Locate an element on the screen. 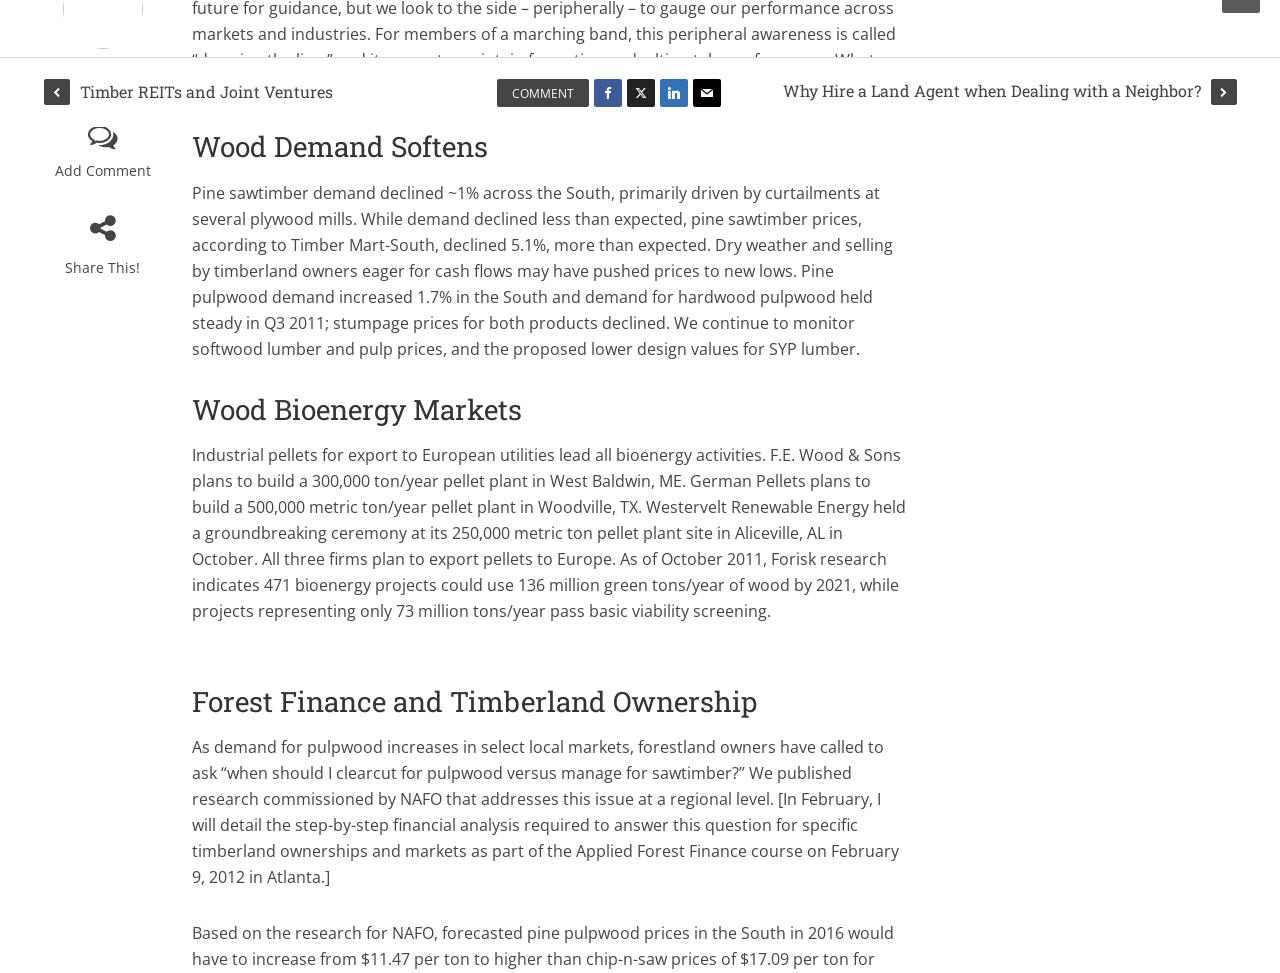 Image resolution: width=1280 pixels, height=973 pixels. 'Add Comment' is located at coordinates (101, 170).